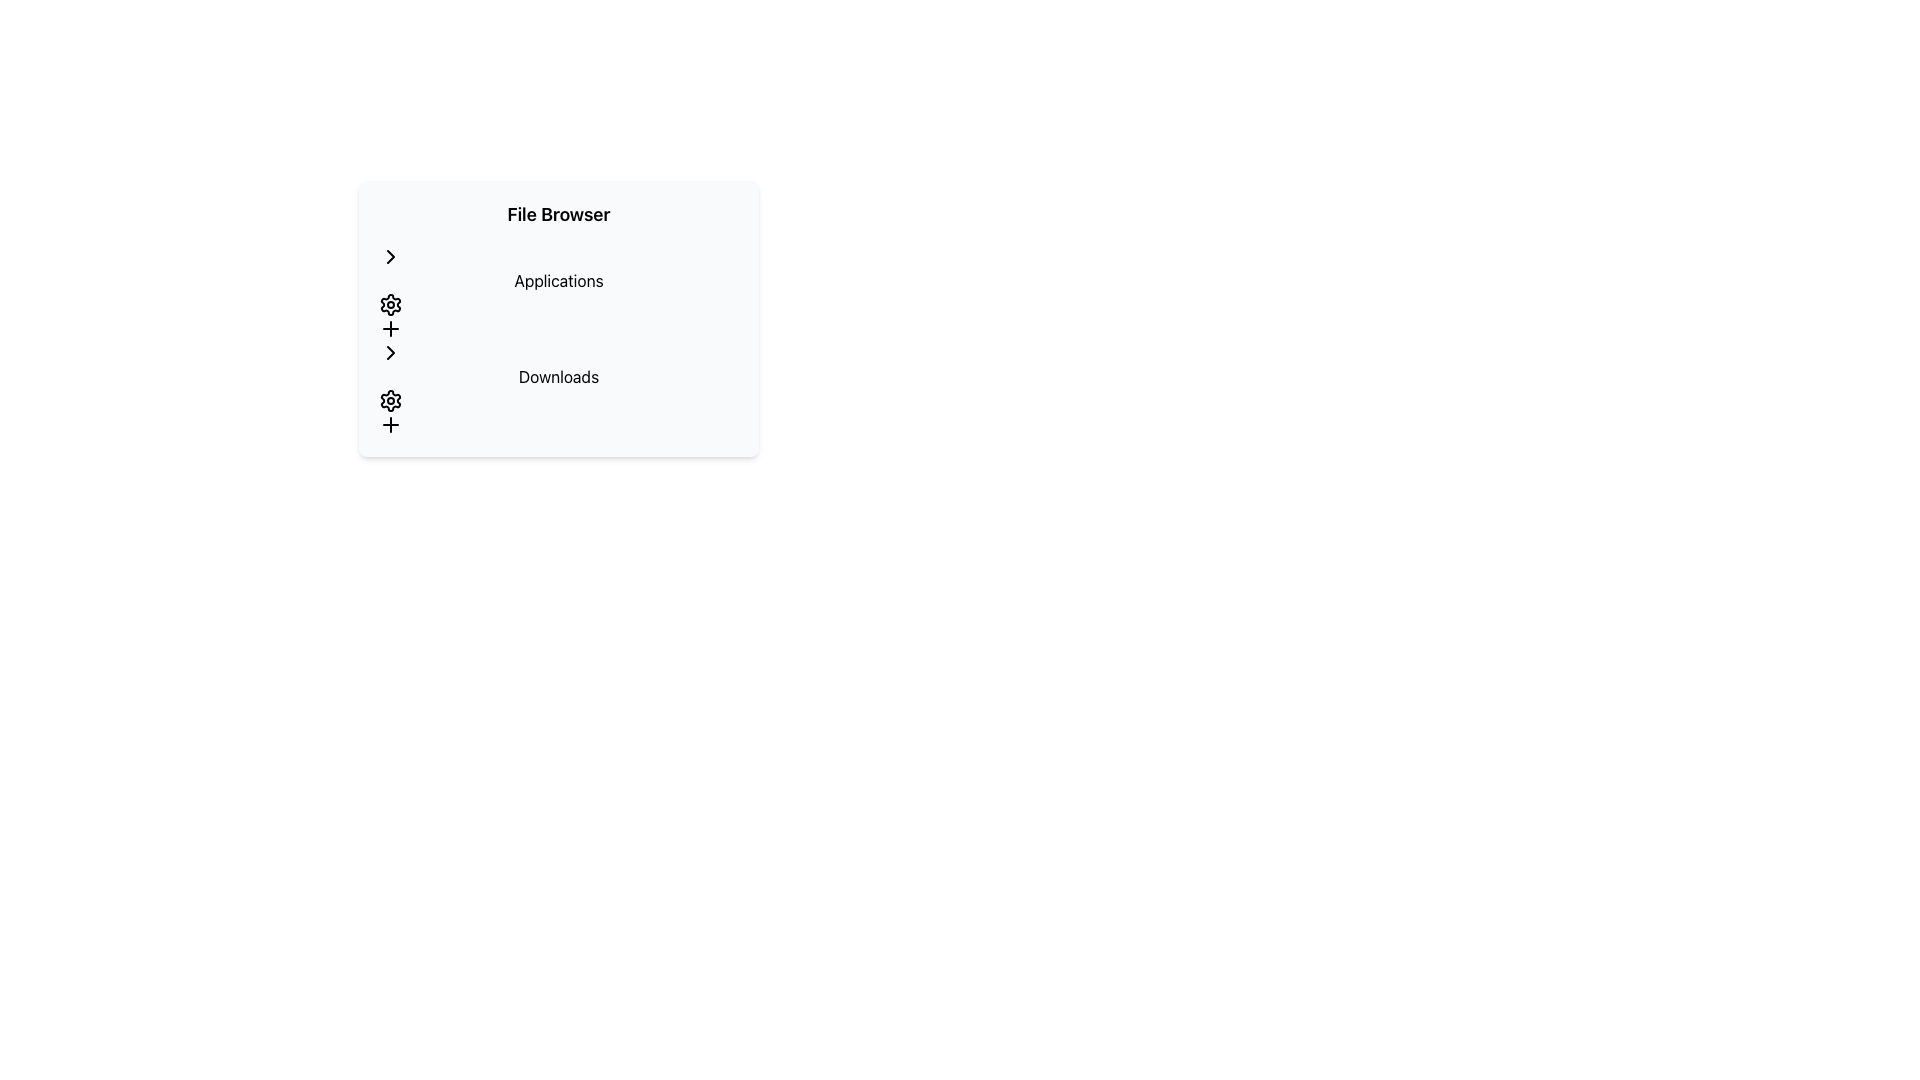 The height and width of the screenshot is (1080, 1920). Describe the element at coordinates (390, 304) in the screenshot. I see `the cogwheel icon located in the fourth position of the vertical sequence on the left side of the white panel` at that location.